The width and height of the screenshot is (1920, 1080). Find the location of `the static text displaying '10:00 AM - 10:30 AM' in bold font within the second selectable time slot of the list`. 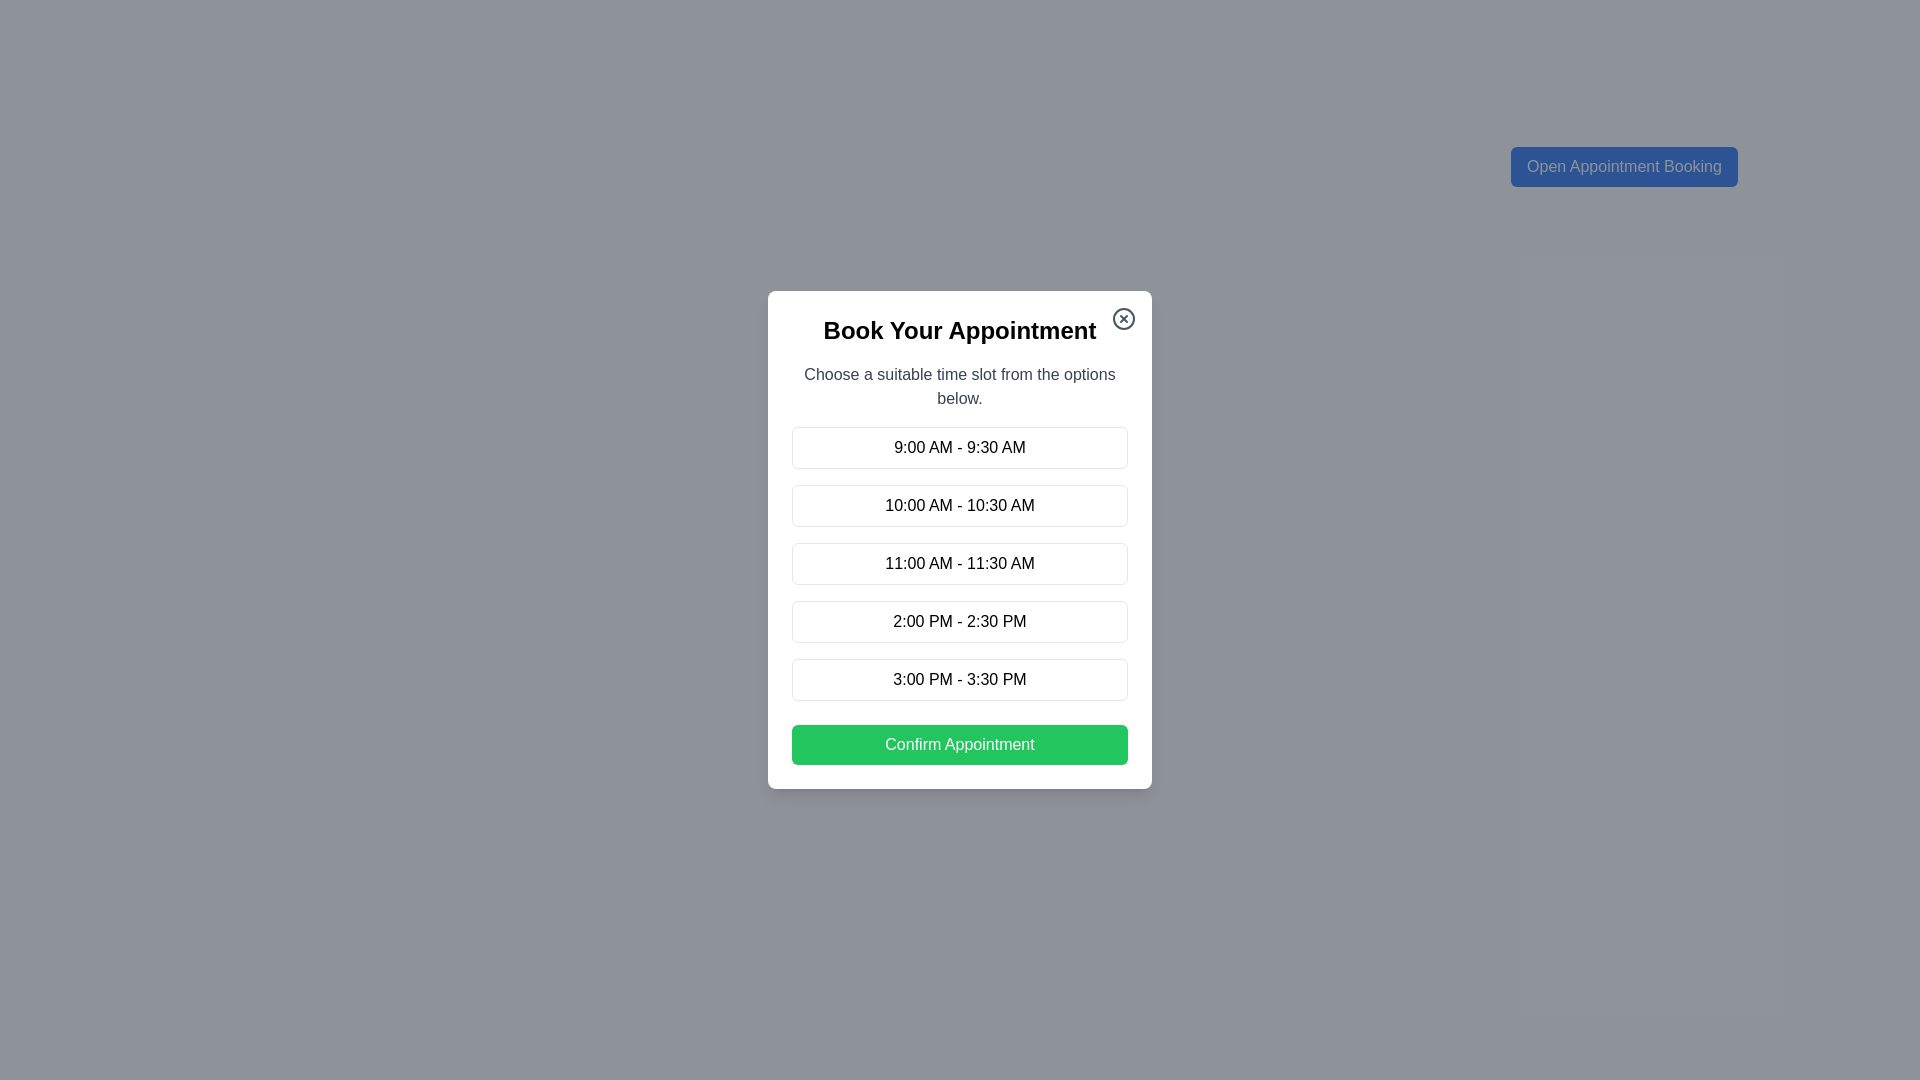

the static text displaying '10:00 AM - 10:30 AM' in bold font within the second selectable time slot of the list is located at coordinates (960, 504).